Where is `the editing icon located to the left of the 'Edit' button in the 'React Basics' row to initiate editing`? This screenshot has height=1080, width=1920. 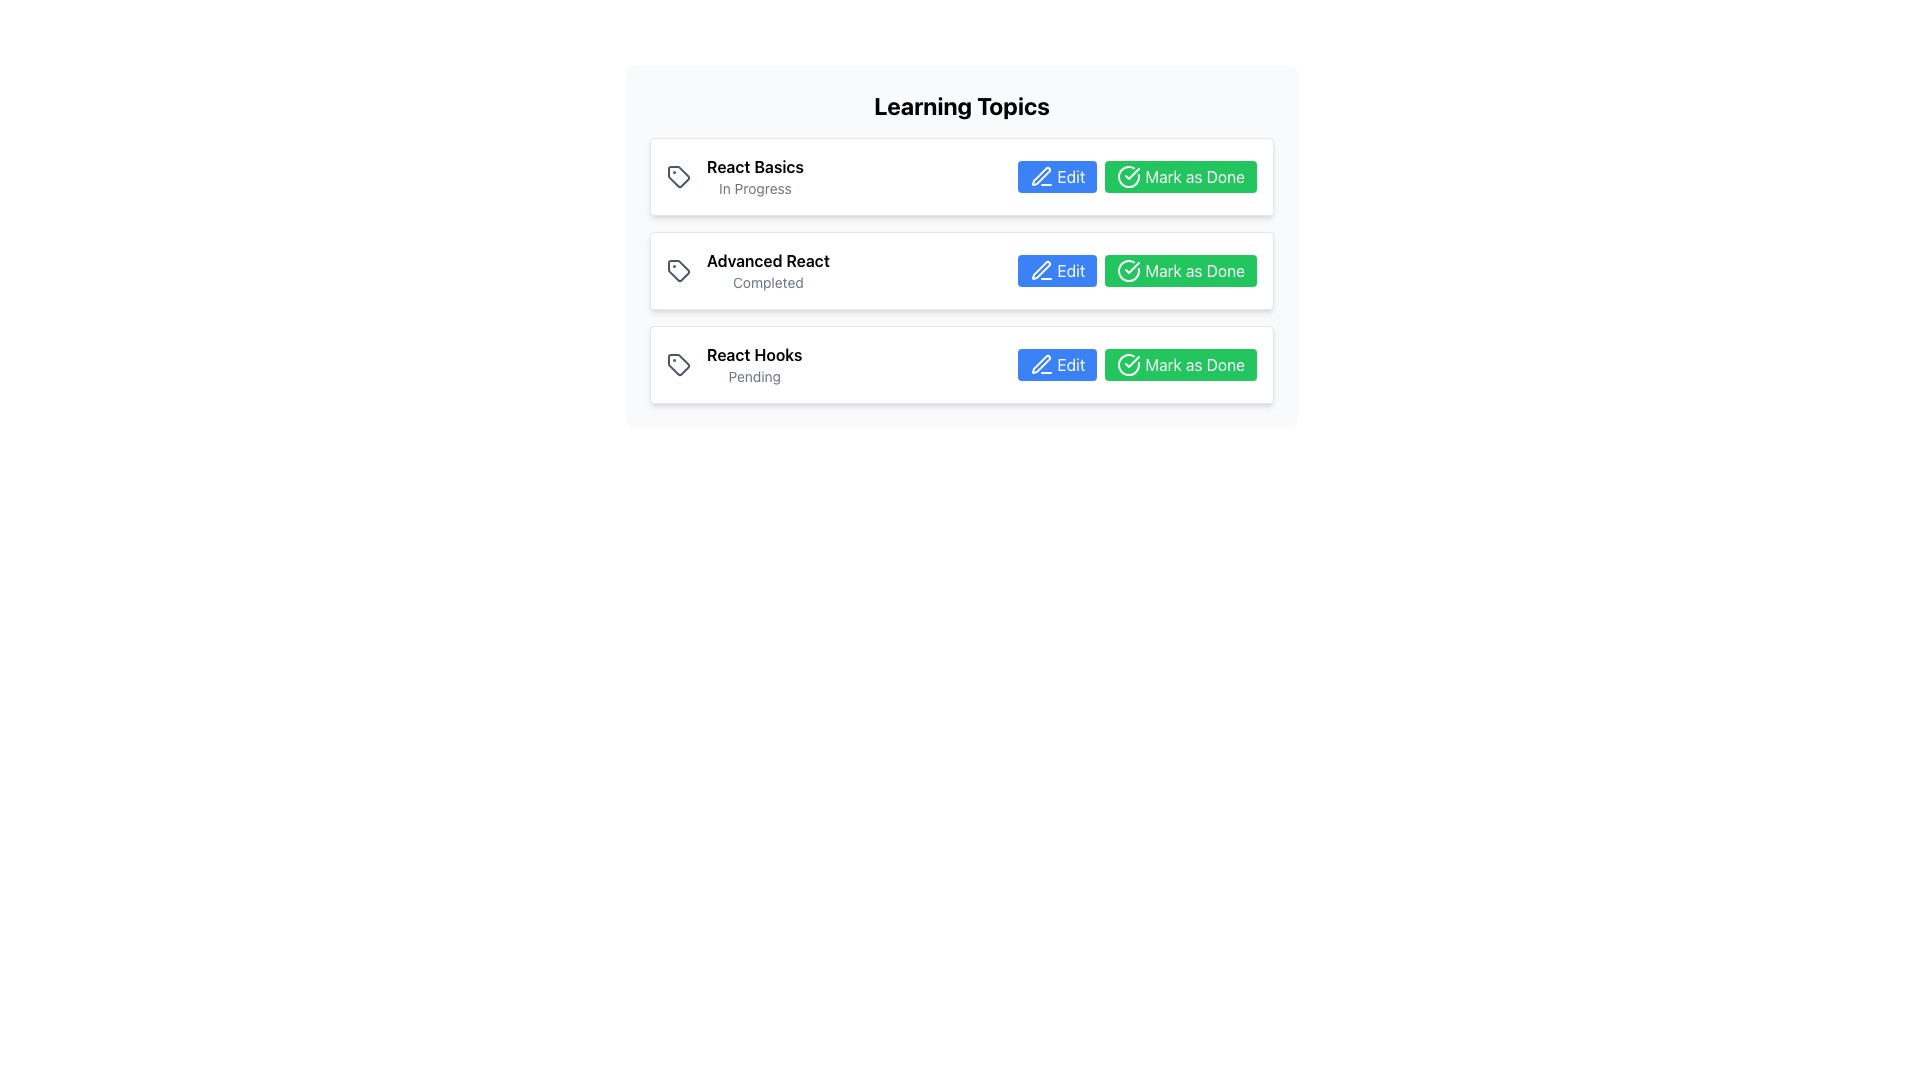 the editing icon located to the left of the 'Edit' button in the 'React Basics' row to initiate editing is located at coordinates (1040, 176).